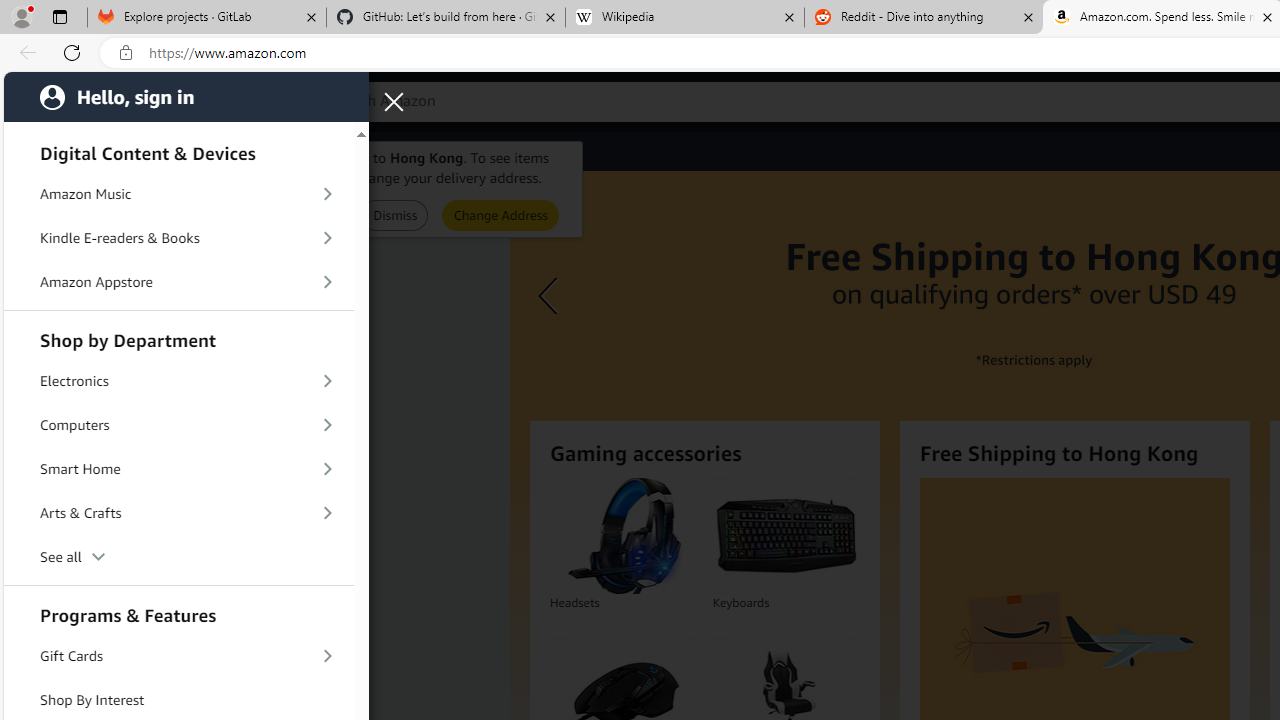 This screenshot has width=1280, height=720. I want to click on 'Electronics', so click(179, 381).